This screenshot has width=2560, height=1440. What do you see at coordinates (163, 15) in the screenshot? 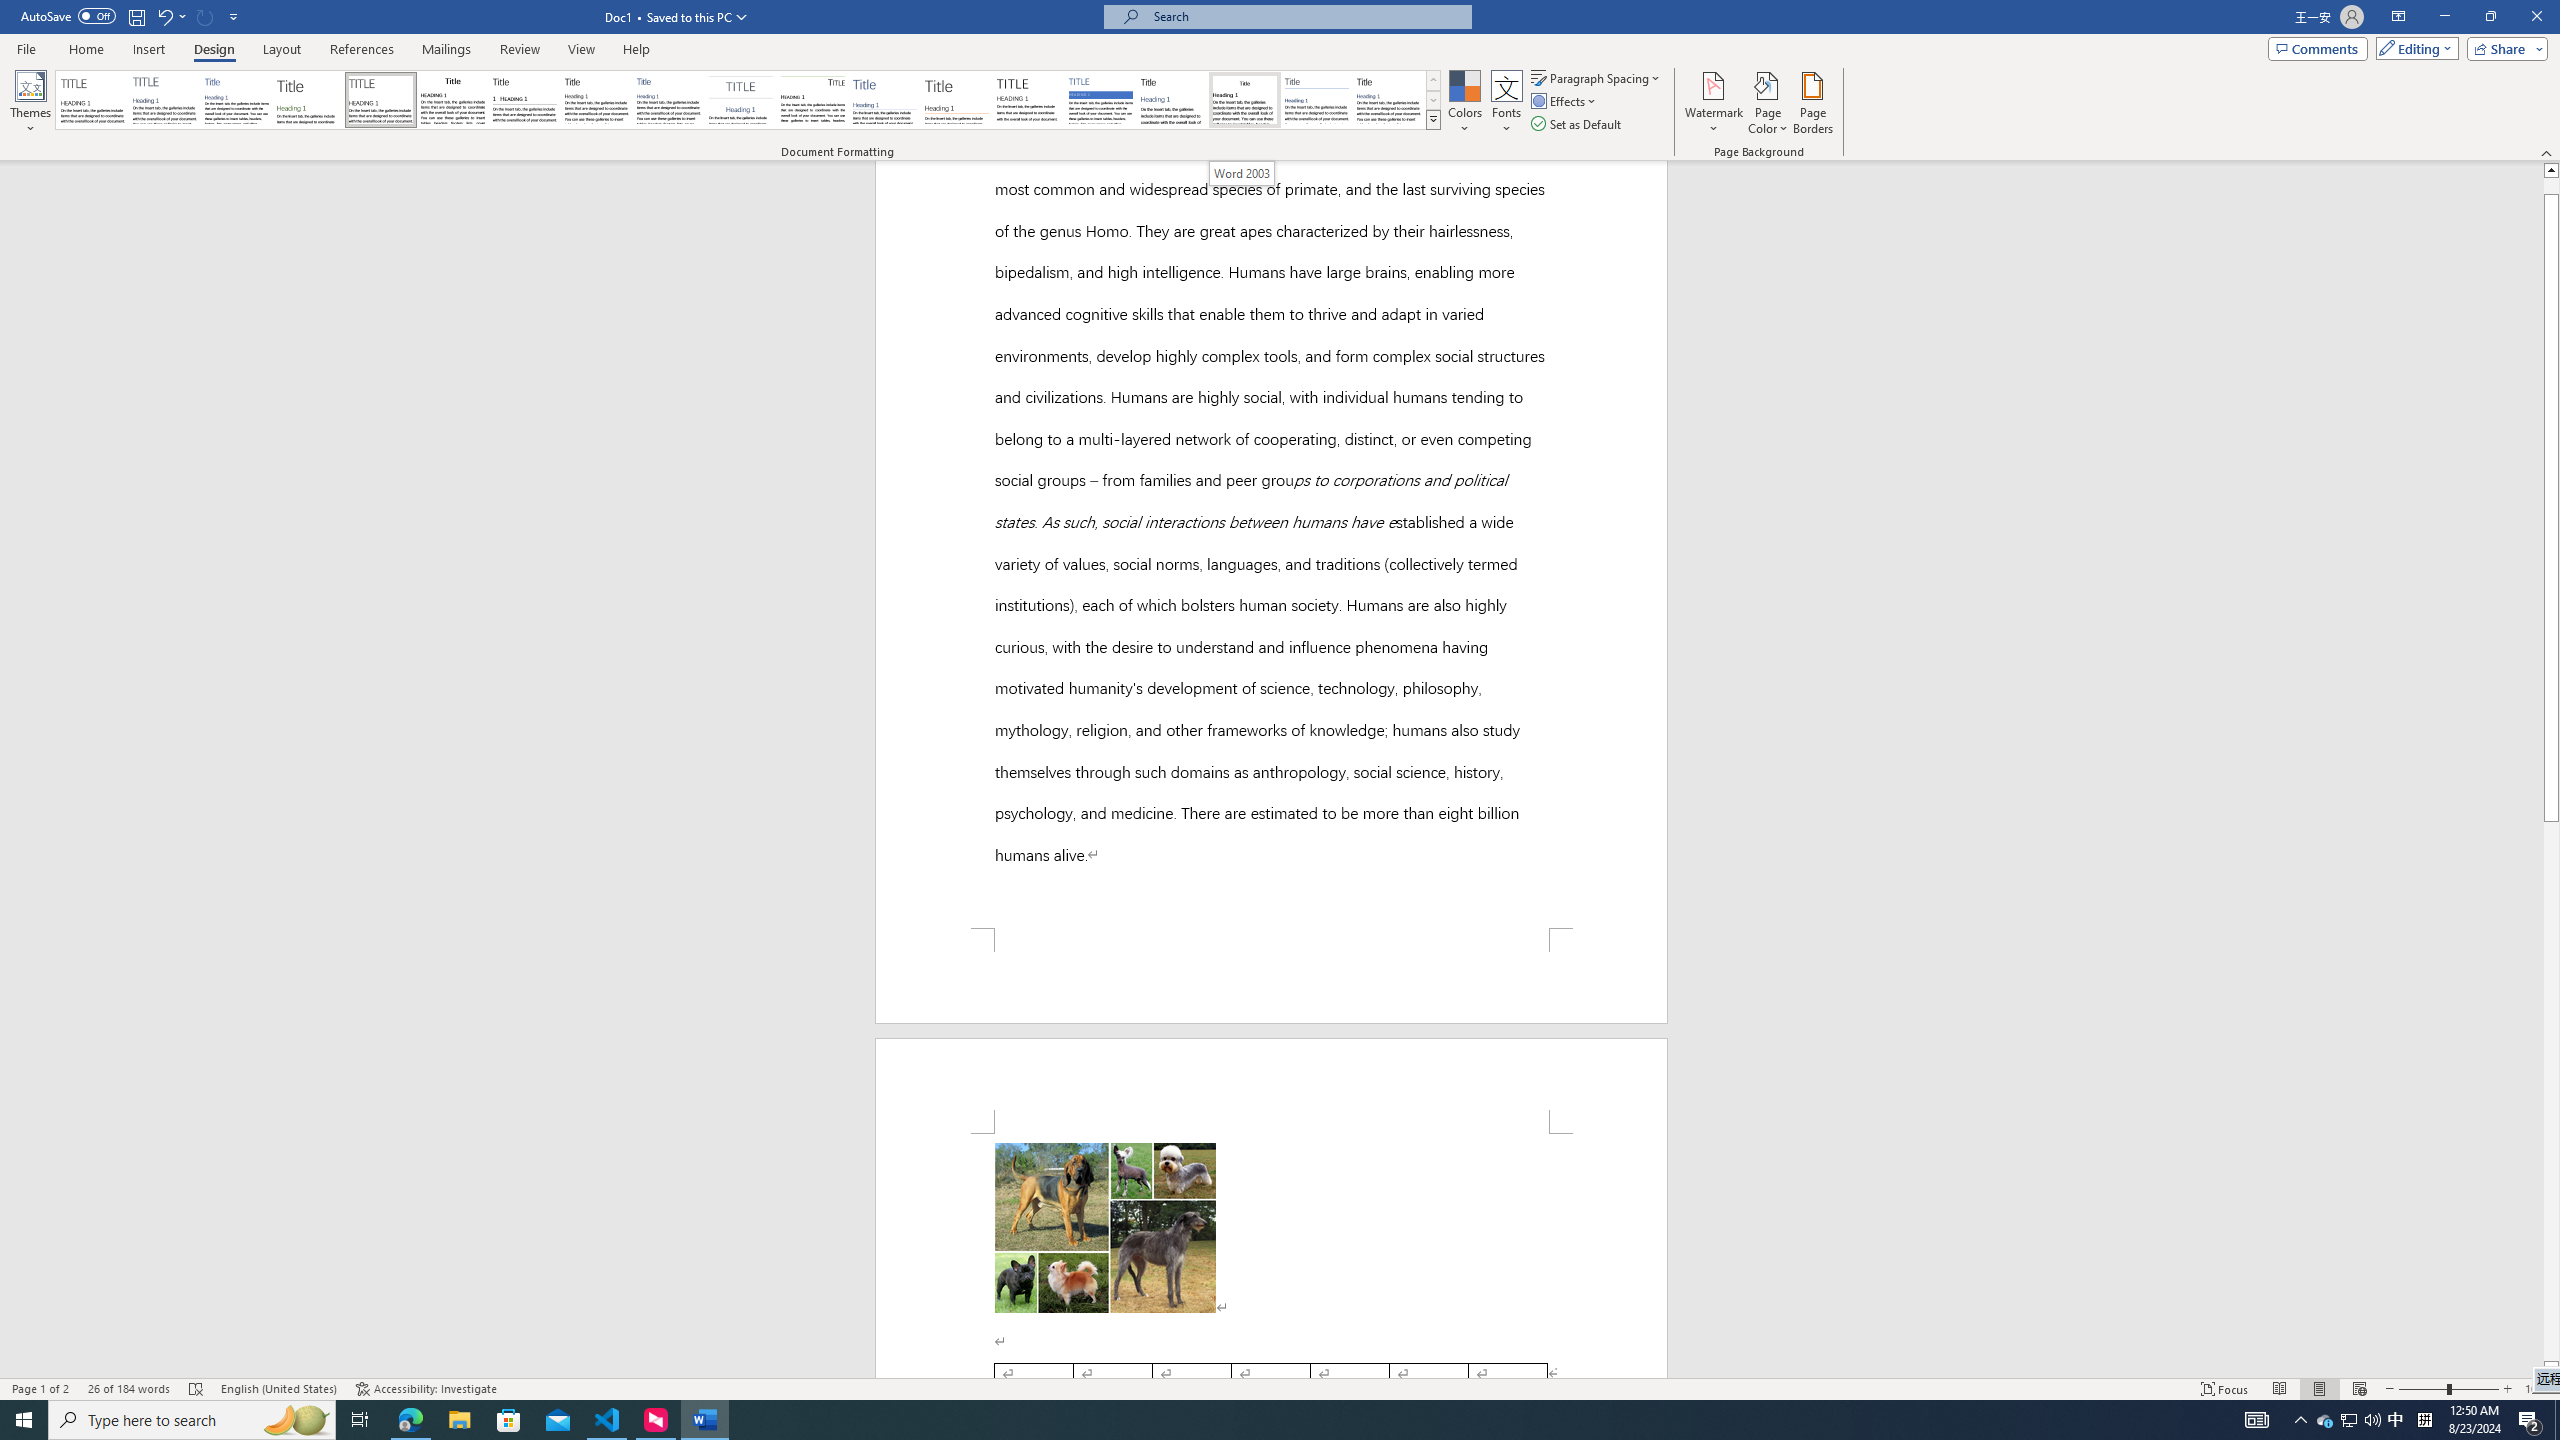
I see `'Undo Apply Quick Style Set'` at bounding box center [163, 15].